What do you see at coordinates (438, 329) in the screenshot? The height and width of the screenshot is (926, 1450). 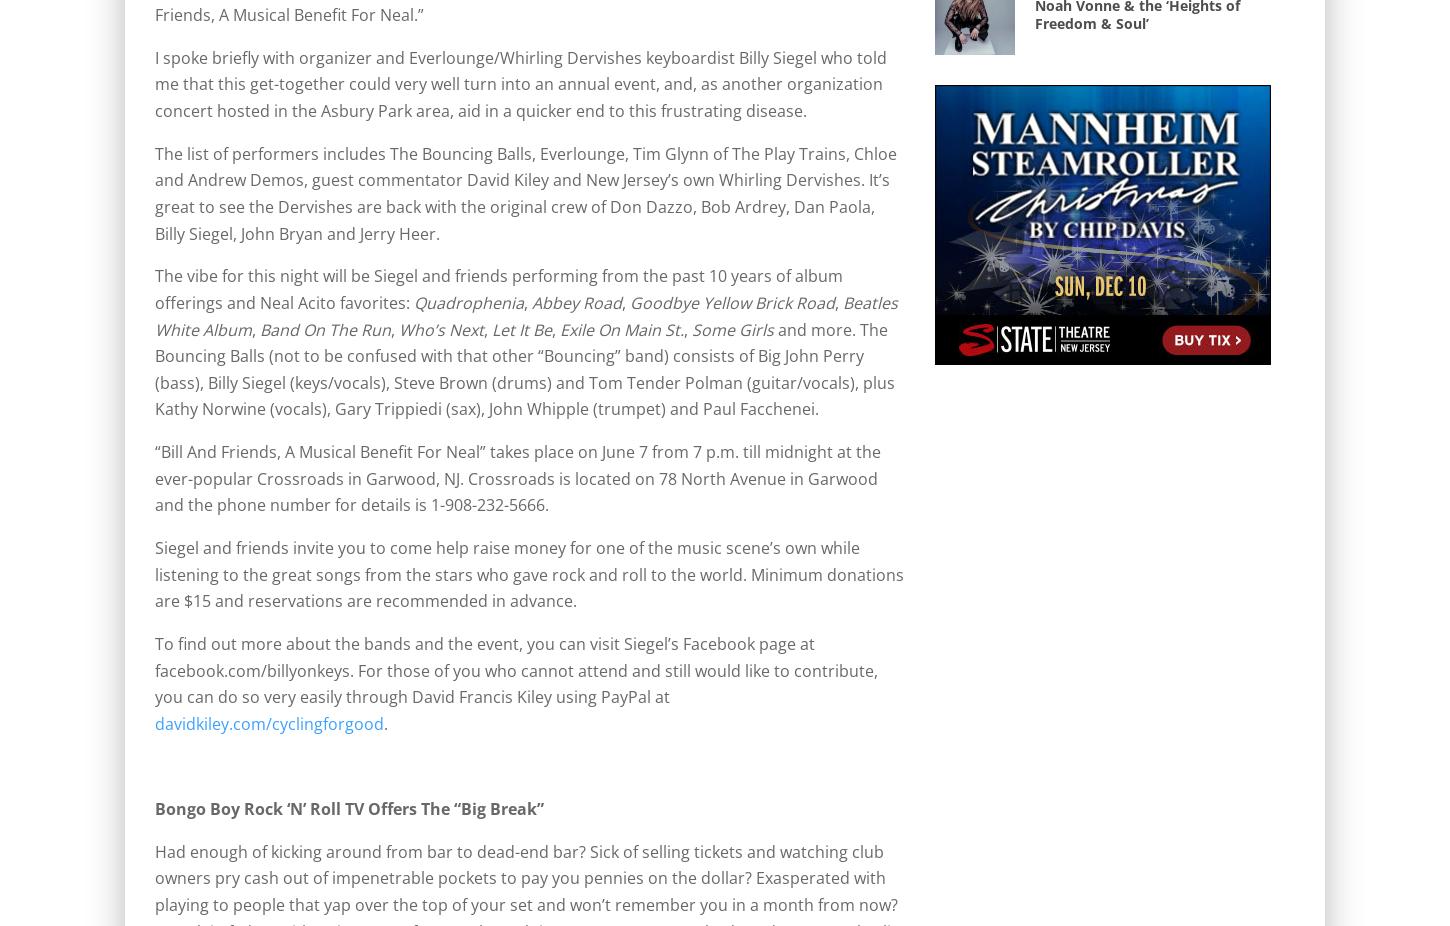 I see `'Who’s Next'` at bounding box center [438, 329].